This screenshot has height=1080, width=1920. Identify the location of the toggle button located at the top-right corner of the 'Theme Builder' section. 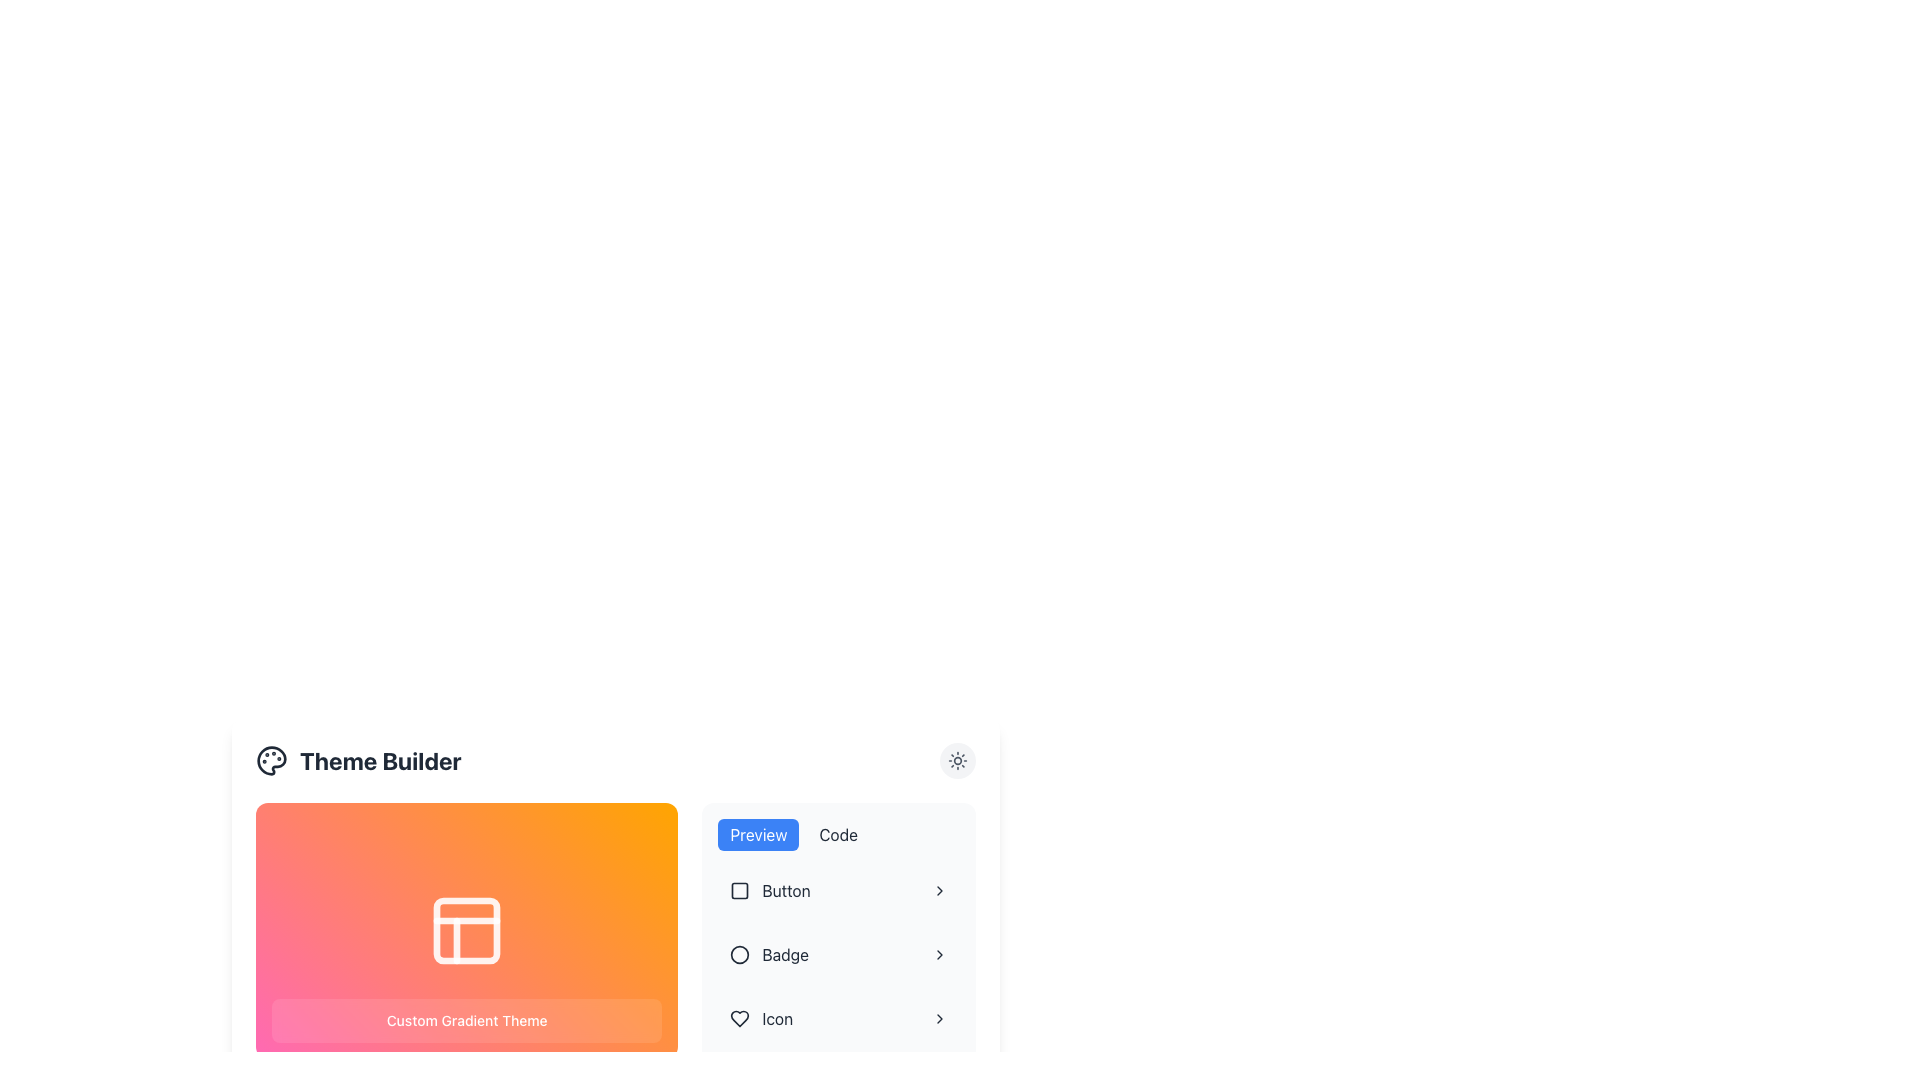
(957, 760).